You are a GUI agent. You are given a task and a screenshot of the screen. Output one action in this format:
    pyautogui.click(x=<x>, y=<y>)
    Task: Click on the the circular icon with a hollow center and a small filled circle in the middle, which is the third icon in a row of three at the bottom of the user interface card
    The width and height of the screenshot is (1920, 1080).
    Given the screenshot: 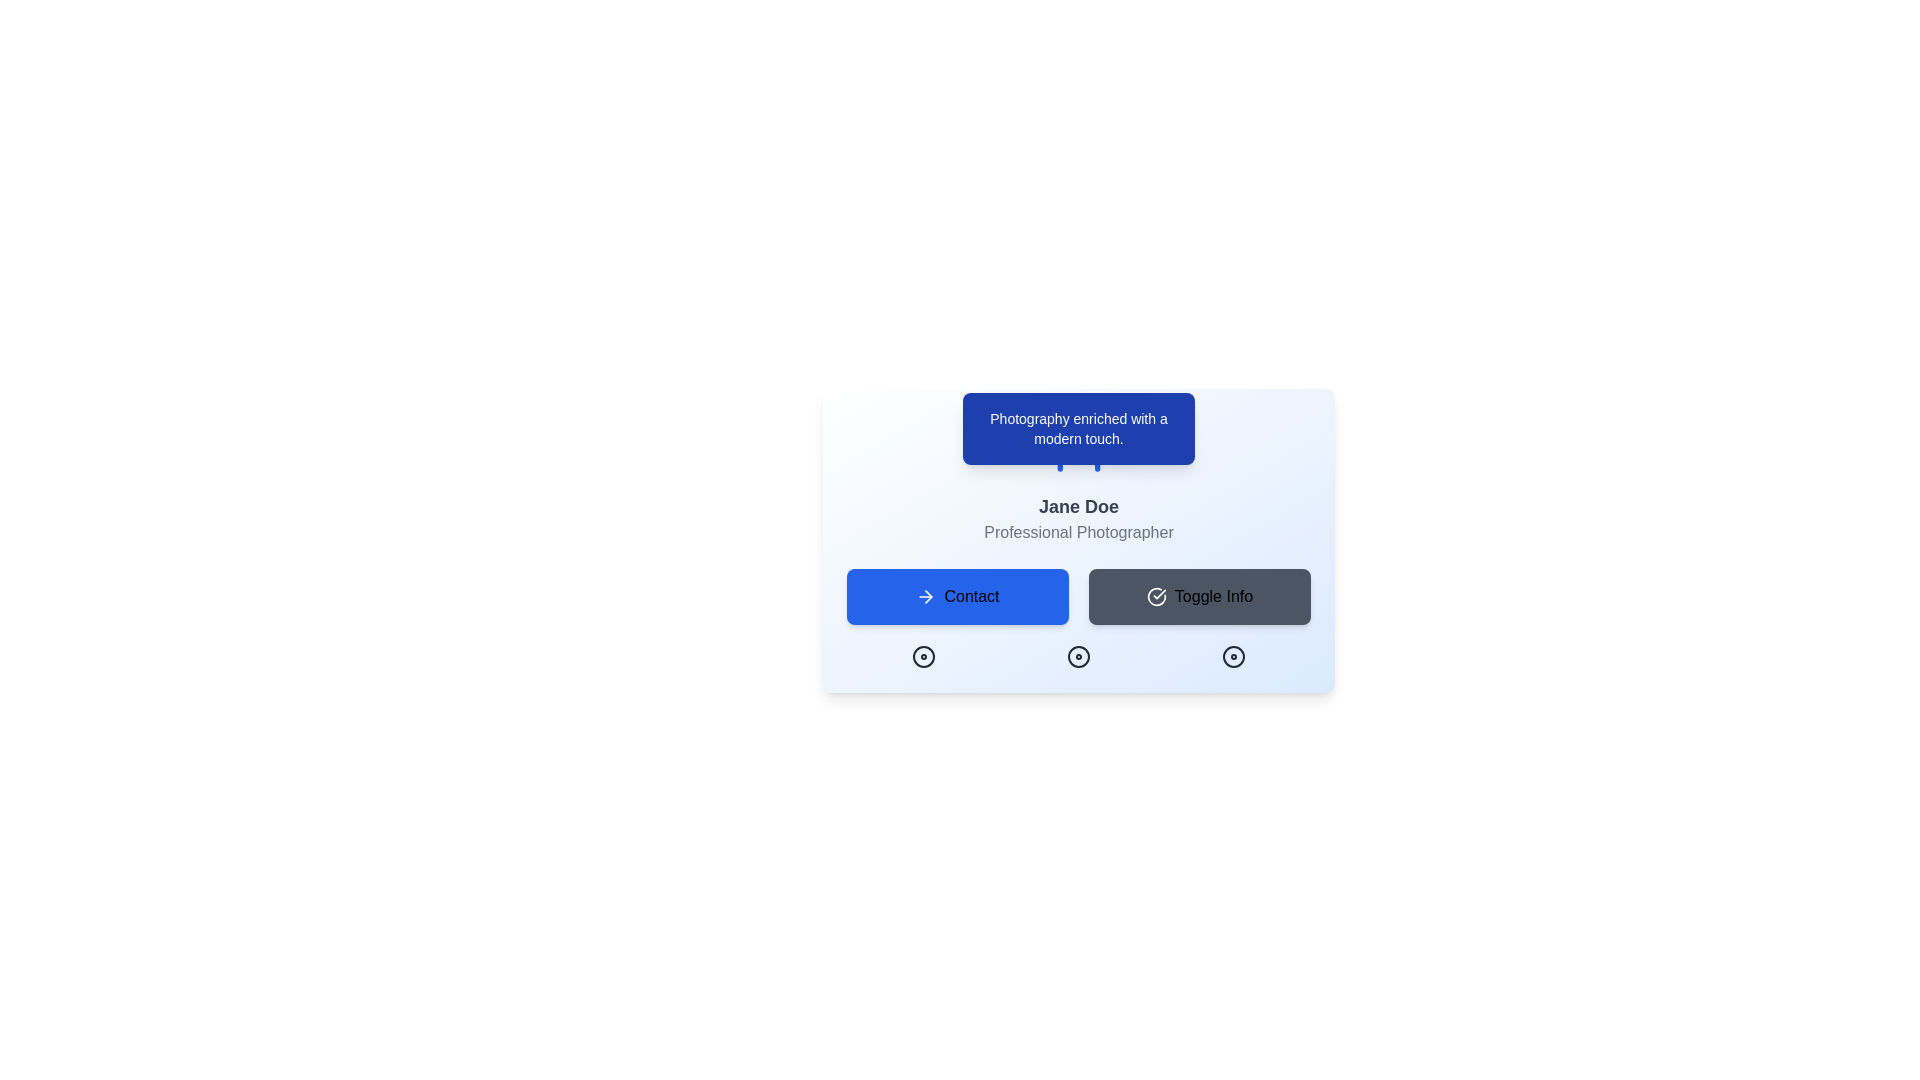 What is the action you would take?
    pyautogui.click(x=1232, y=656)
    